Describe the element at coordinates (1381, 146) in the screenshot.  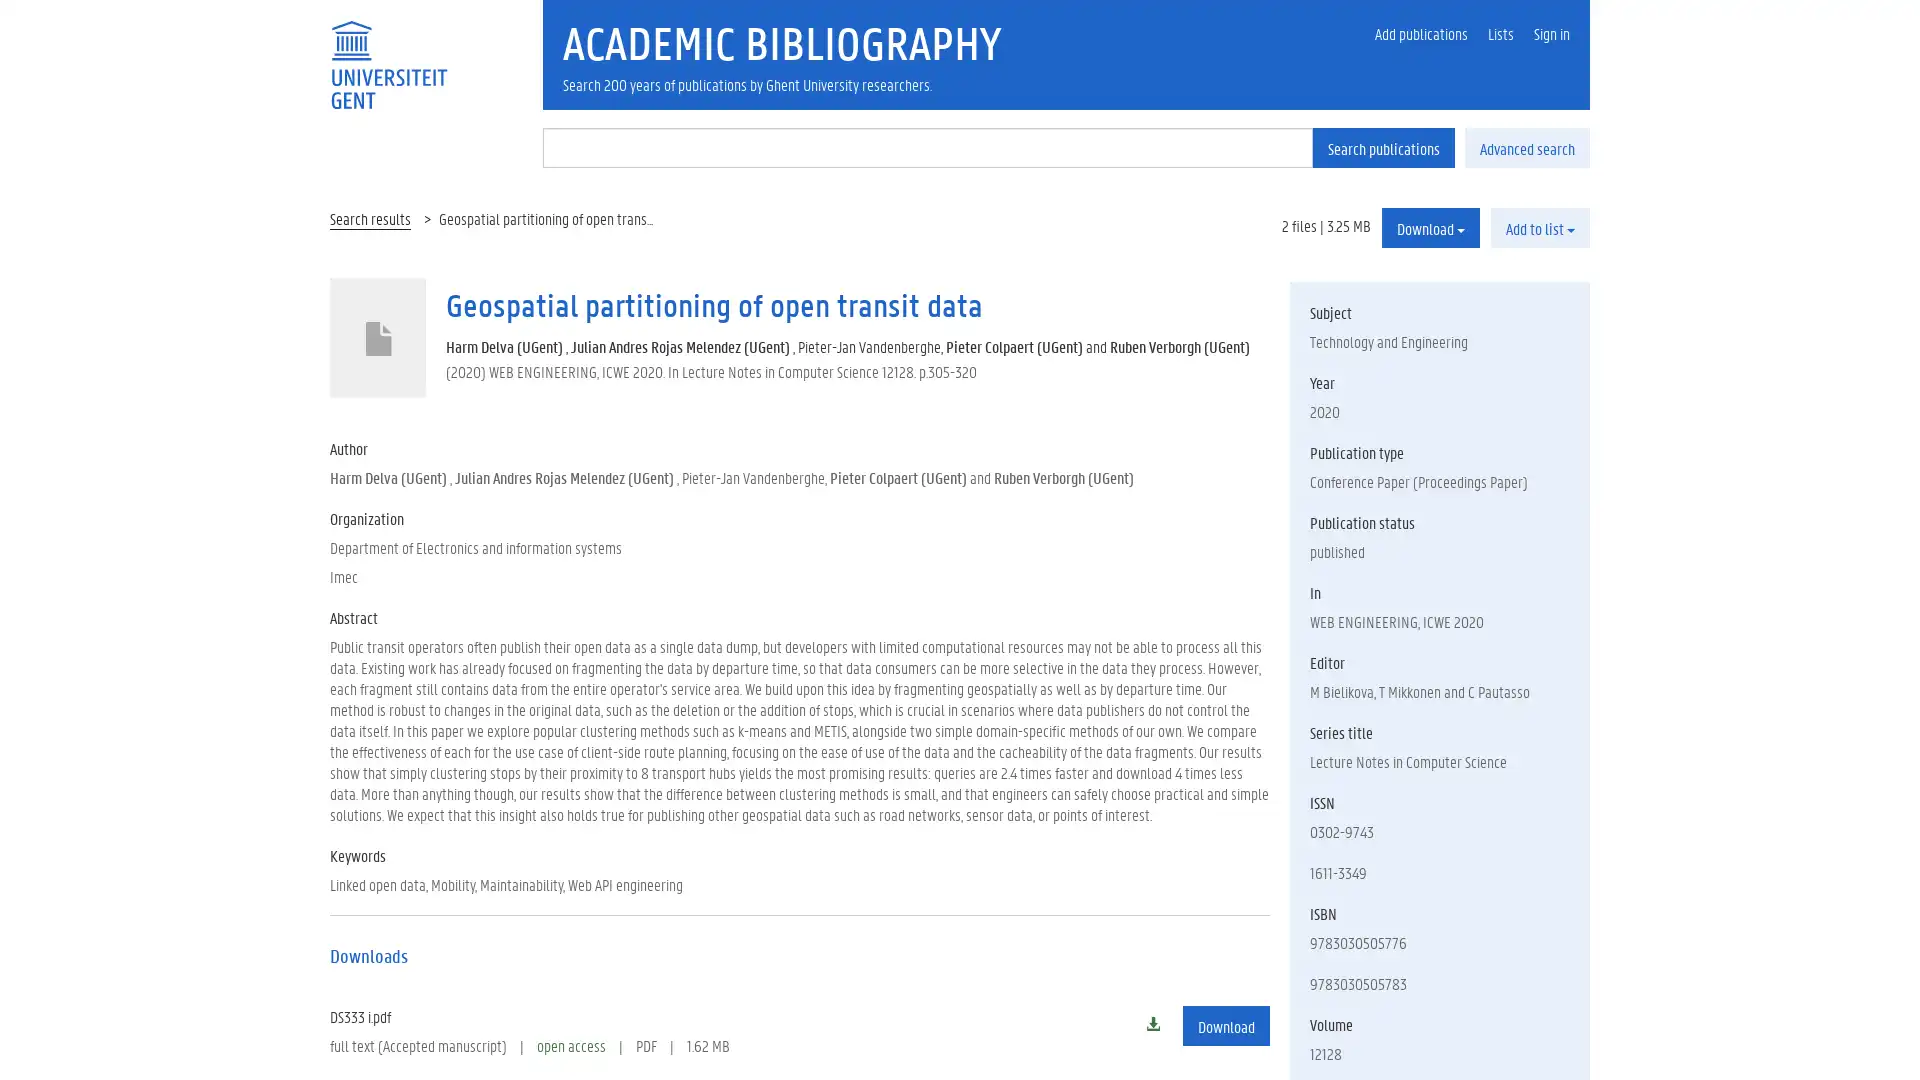
I see `Search publications` at that location.